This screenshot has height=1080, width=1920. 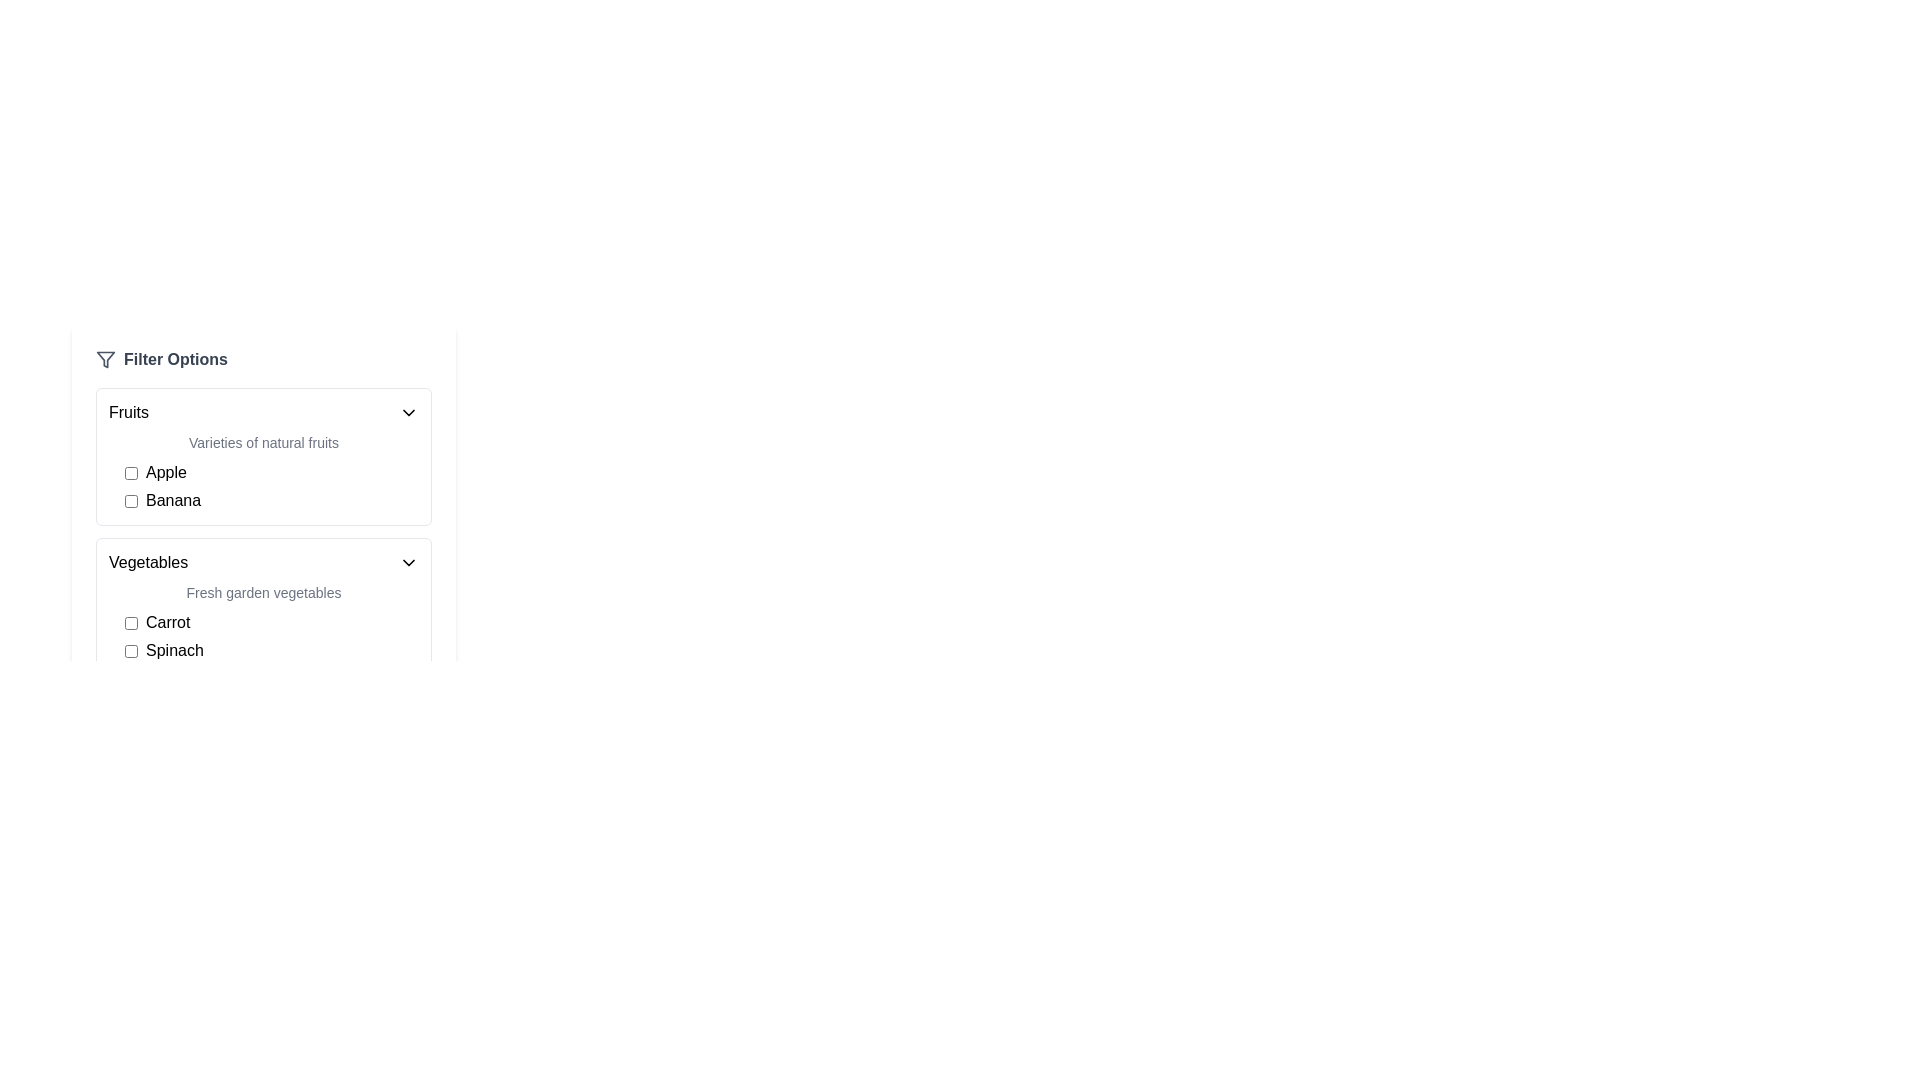 What do you see at coordinates (130, 500) in the screenshot?
I see `the checkbox located to the left of the text label 'Banana' in the 'Fruits' section` at bounding box center [130, 500].